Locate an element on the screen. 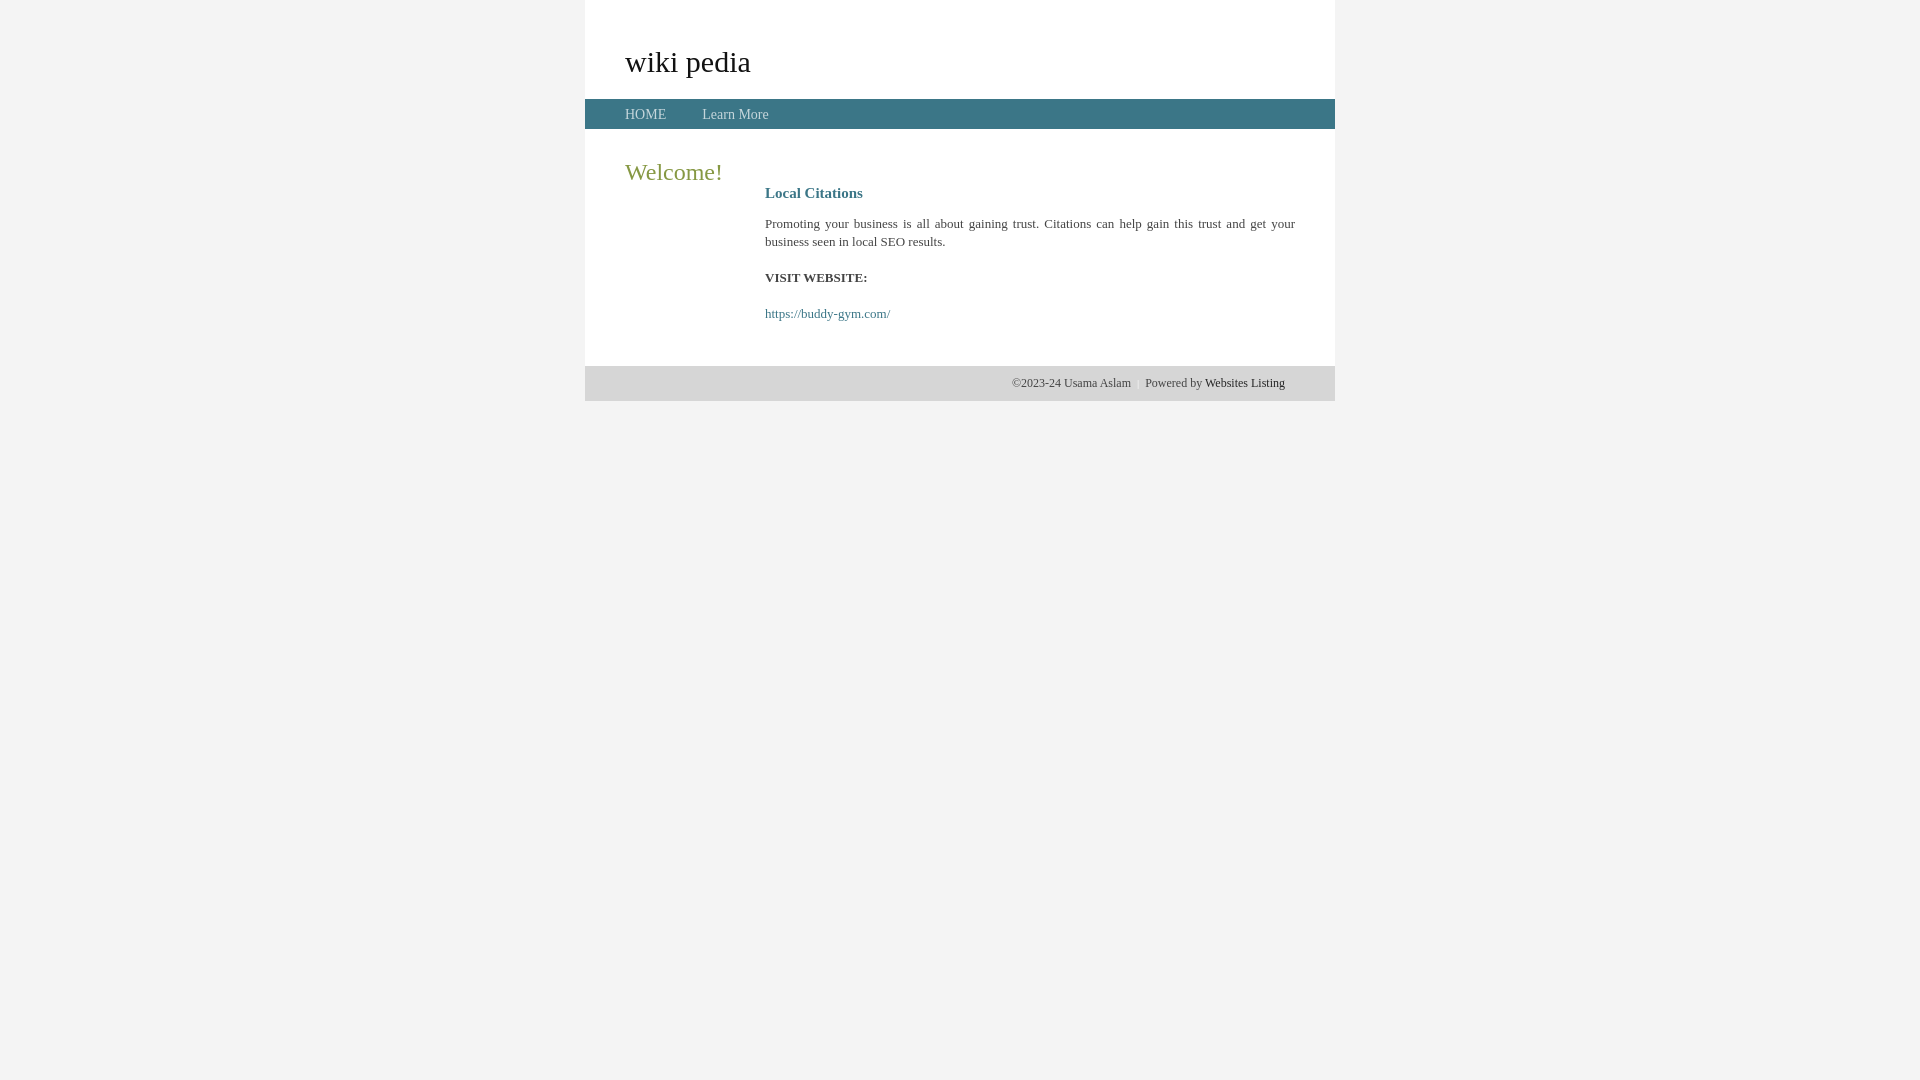 The width and height of the screenshot is (1920, 1080). 'https://buddy-gym.com/' is located at coordinates (827, 313).